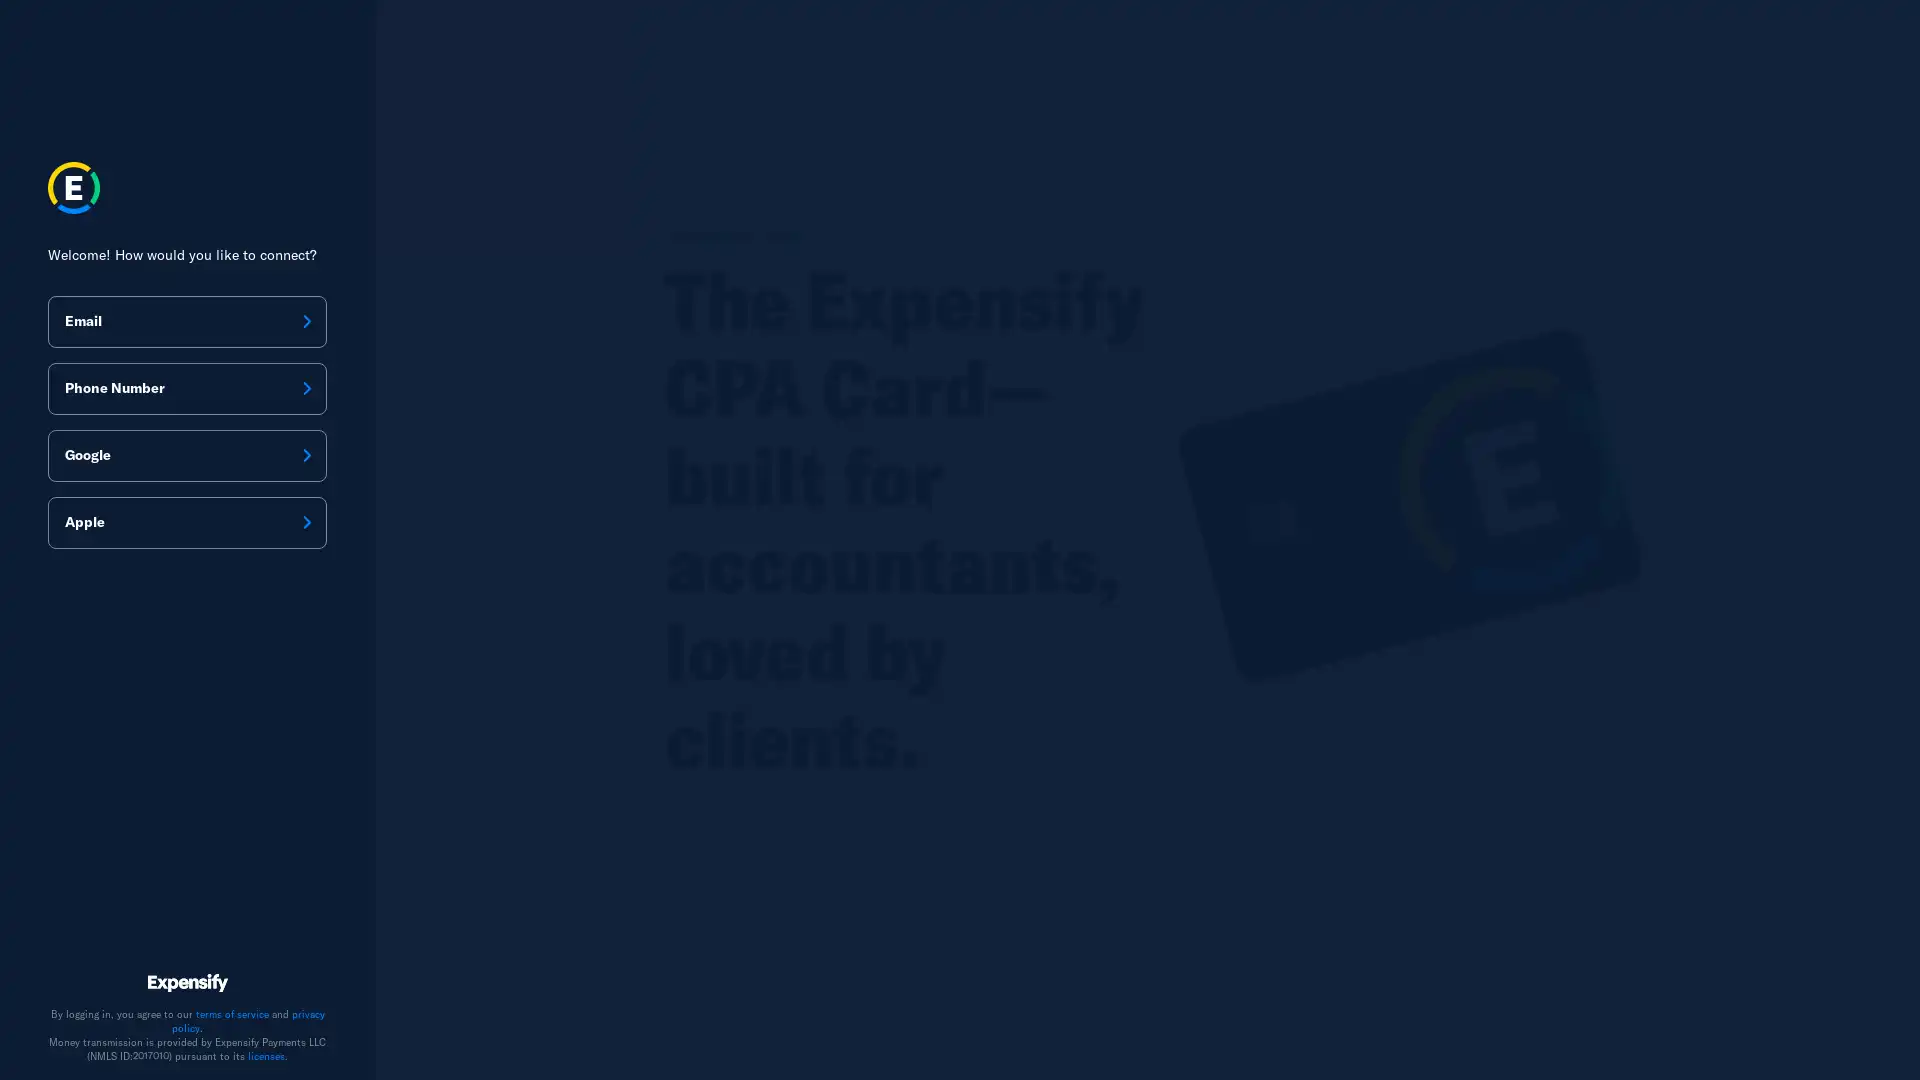  What do you see at coordinates (187, 455) in the screenshot?
I see `Google` at bounding box center [187, 455].